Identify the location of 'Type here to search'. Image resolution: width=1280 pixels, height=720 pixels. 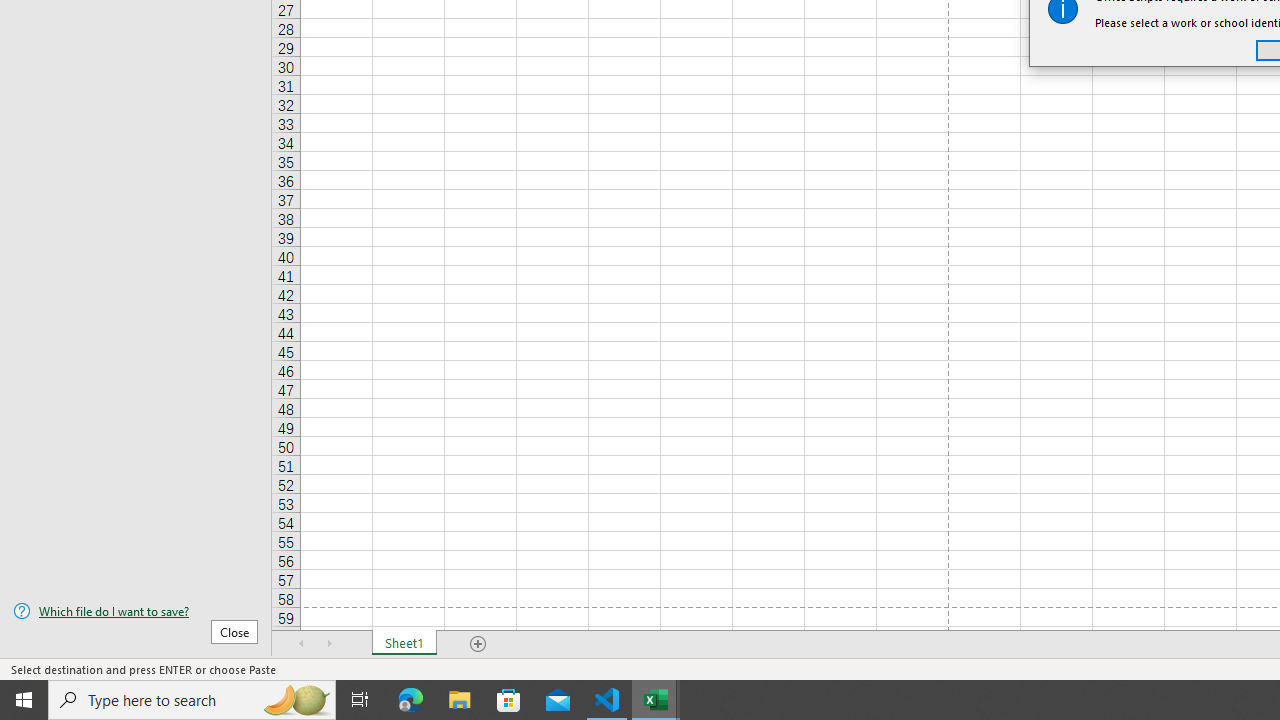
(192, 698).